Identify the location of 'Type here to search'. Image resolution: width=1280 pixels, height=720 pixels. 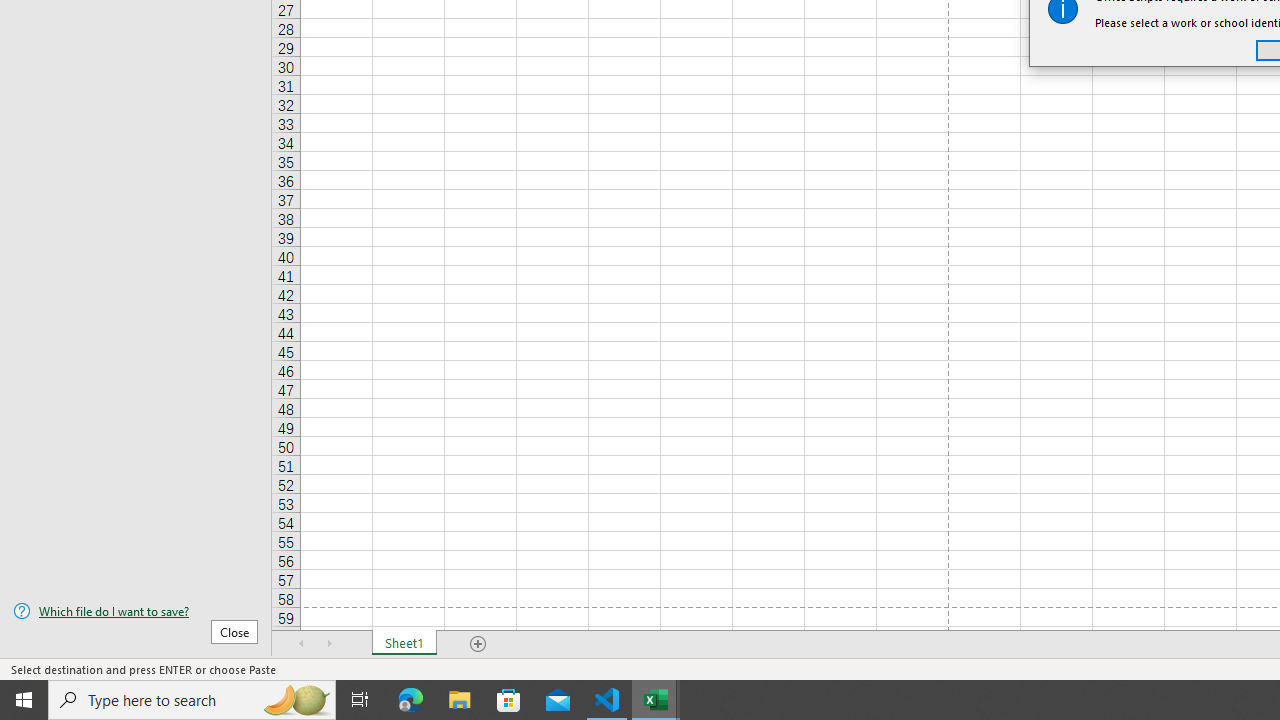
(192, 698).